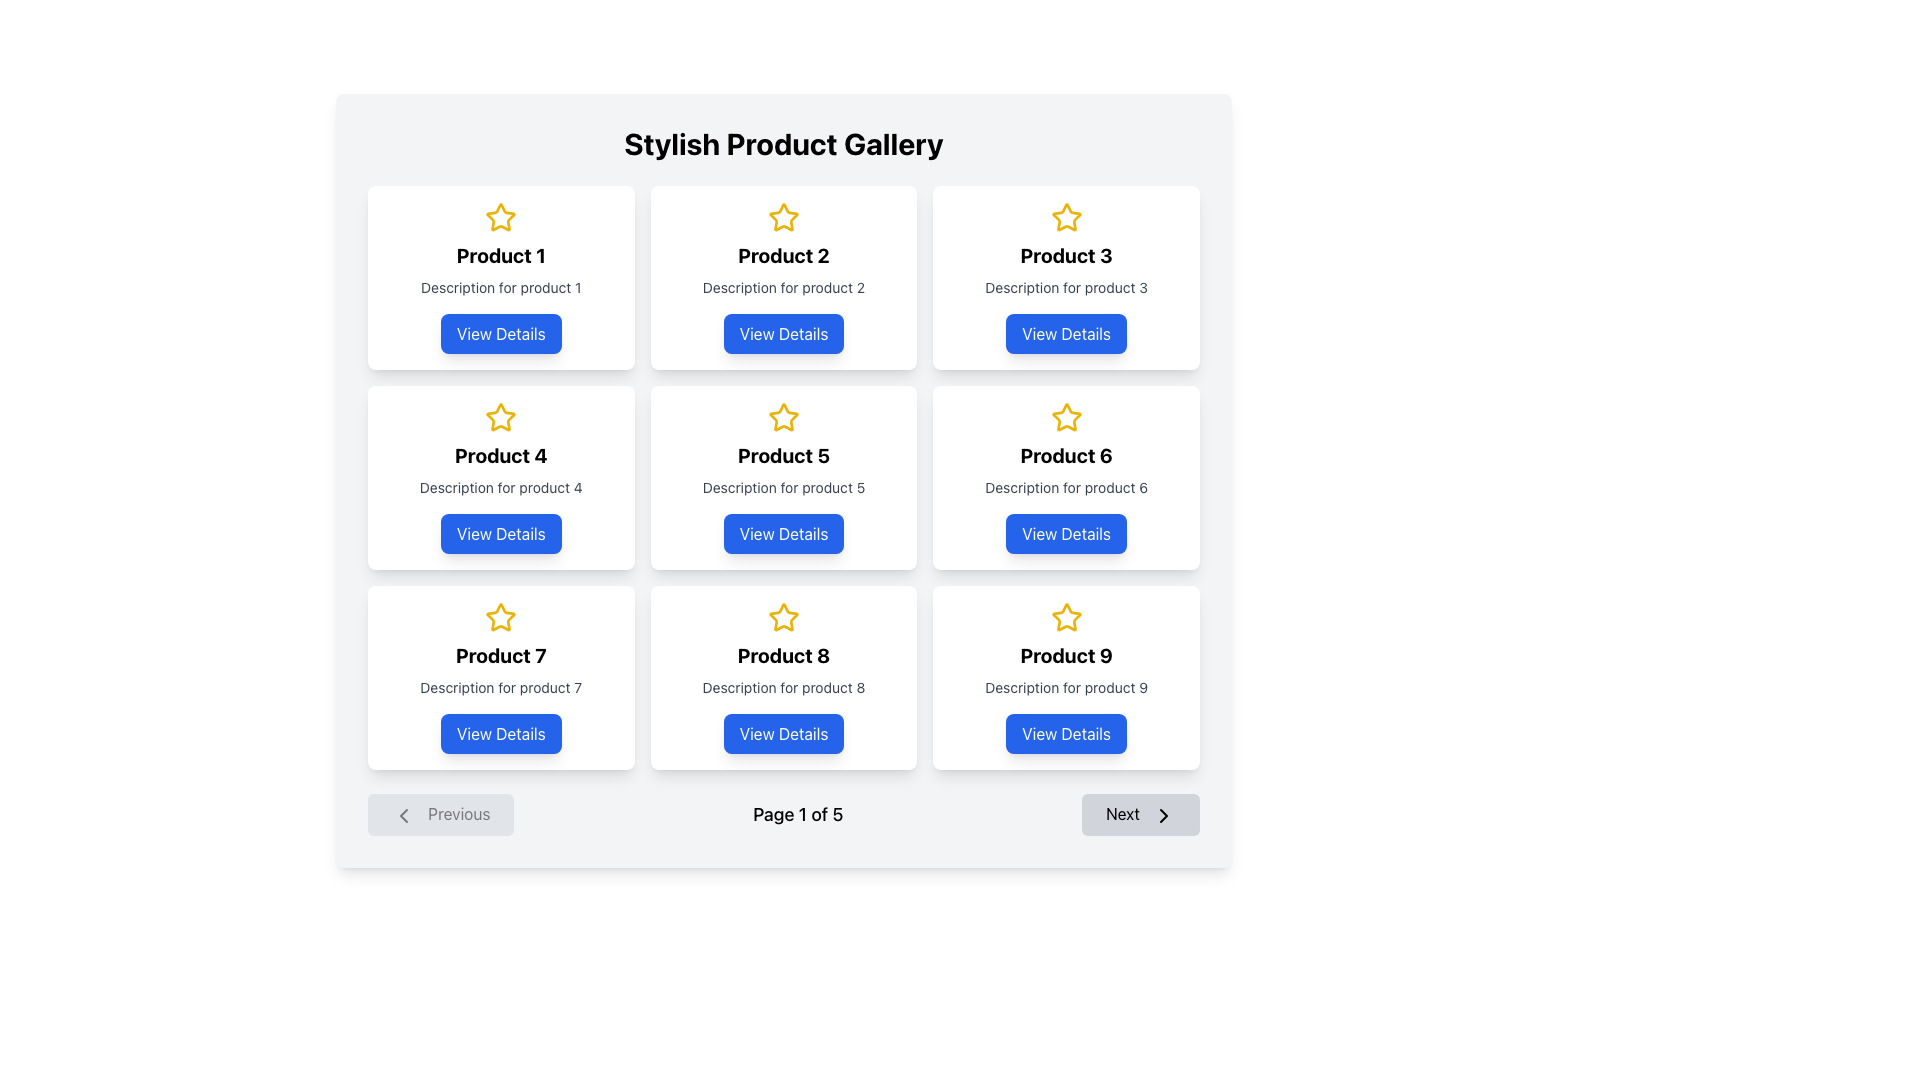 The width and height of the screenshot is (1920, 1080). What do you see at coordinates (1065, 616) in the screenshot?
I see `the yellow five-pointed star icon, which is used for marking or unmarking products as favorite, located above the 'Product 9' label in the product grid` at bounding box center [1065, 616].